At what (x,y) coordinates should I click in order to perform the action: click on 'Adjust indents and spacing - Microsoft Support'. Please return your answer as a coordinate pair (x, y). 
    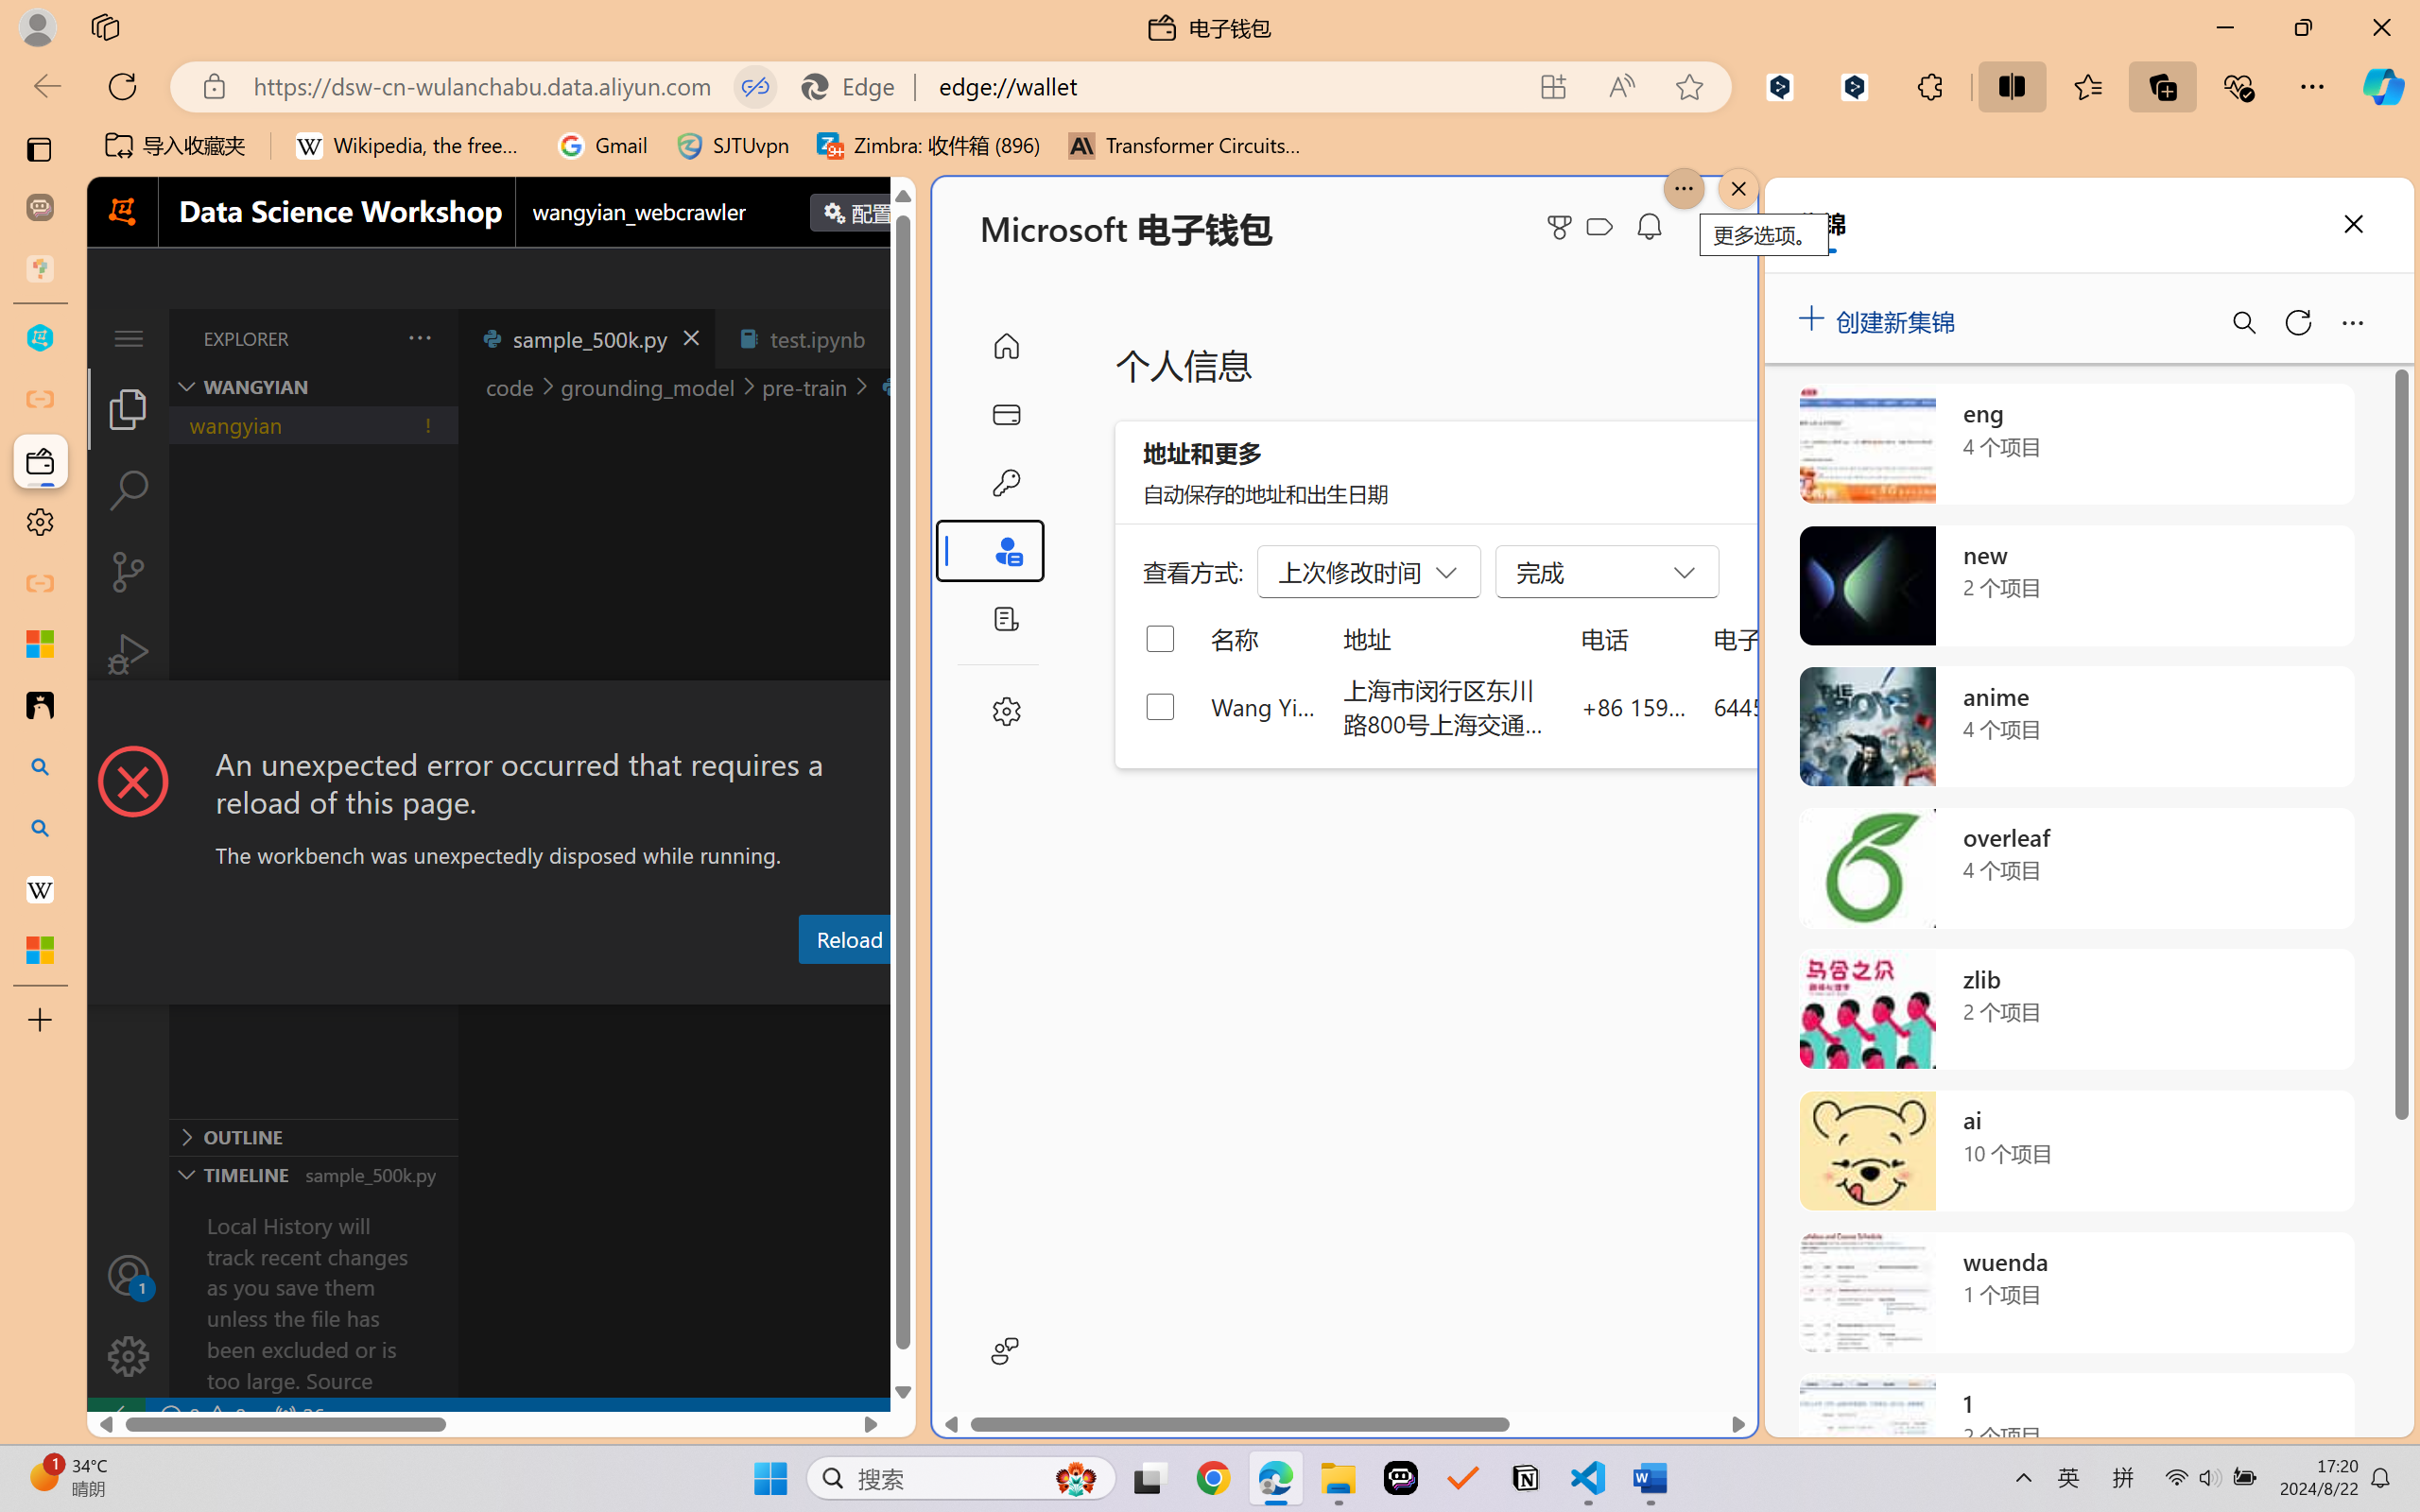
    Looking at the image, I should click on (39, 643).